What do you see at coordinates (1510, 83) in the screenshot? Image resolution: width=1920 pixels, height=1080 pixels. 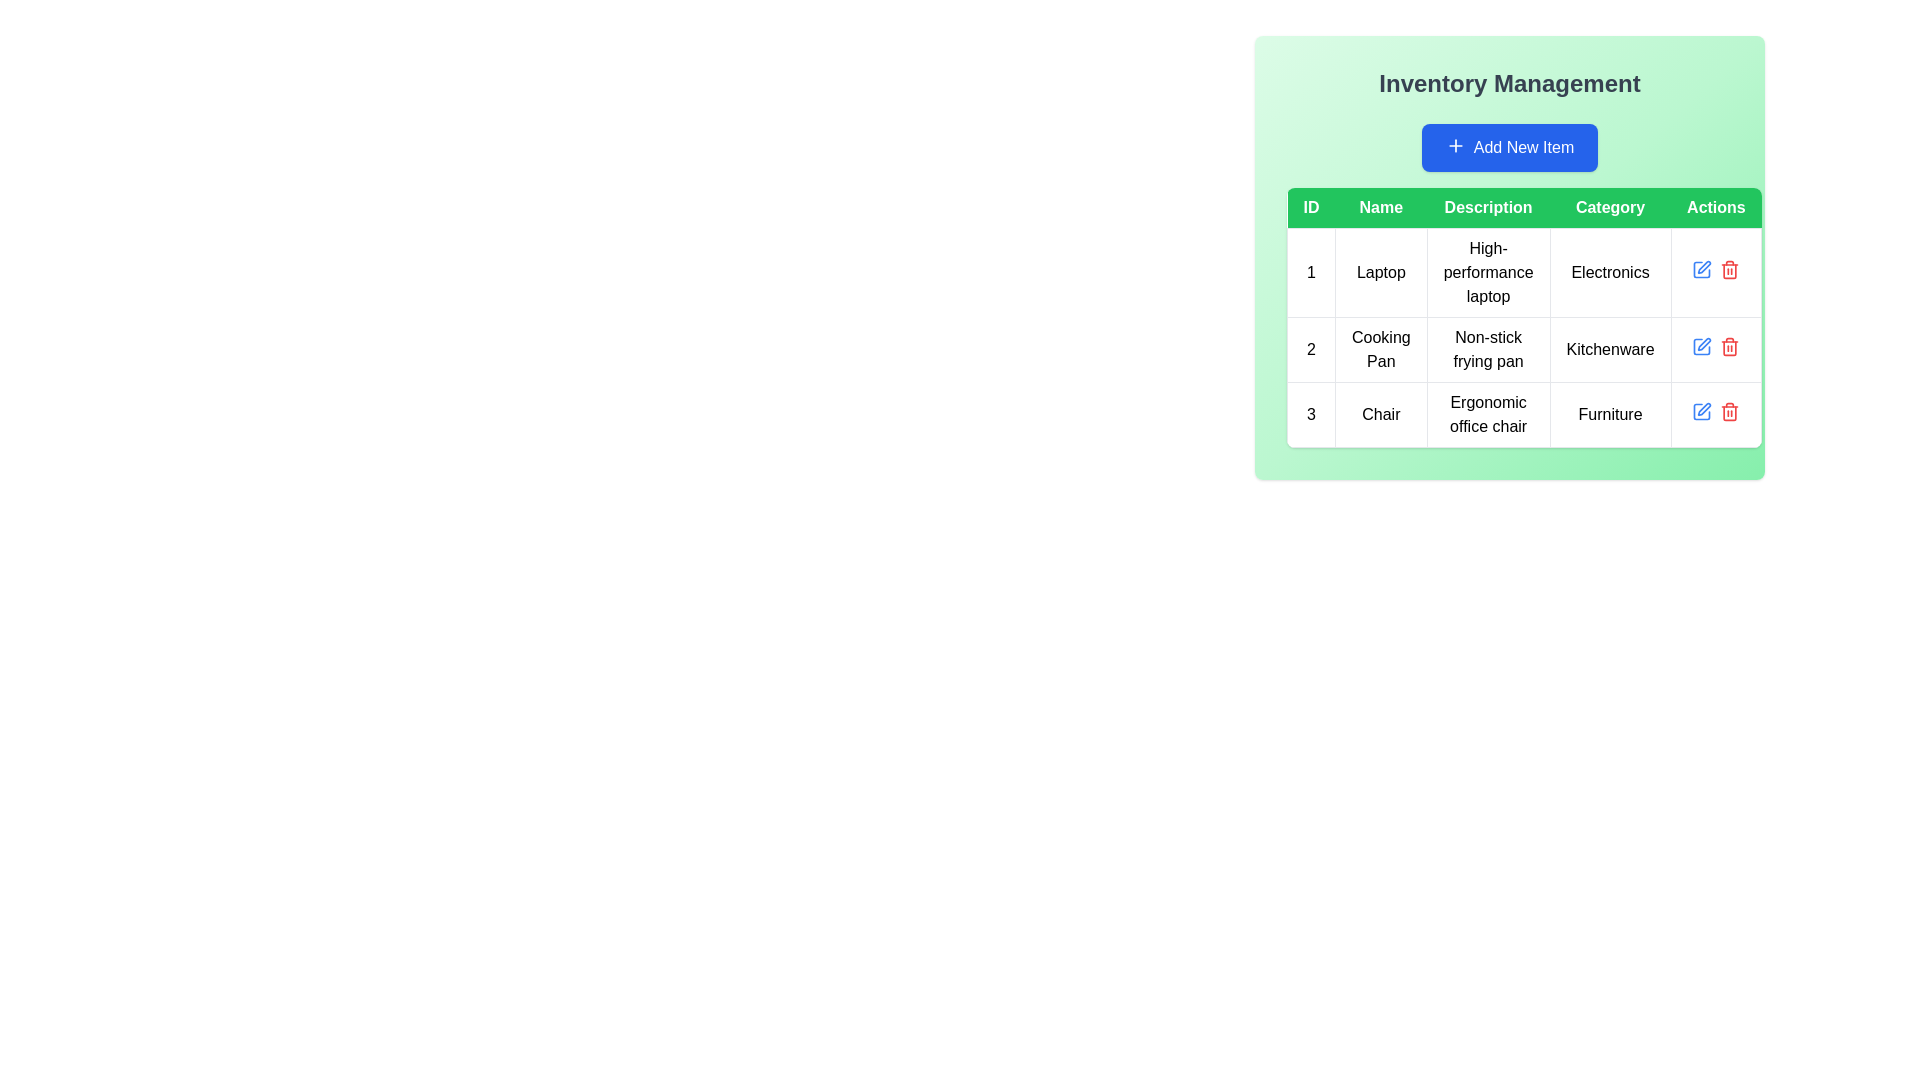 I see `the header text label of the inventory management section to select the text` at bounding box center [1510, 83].